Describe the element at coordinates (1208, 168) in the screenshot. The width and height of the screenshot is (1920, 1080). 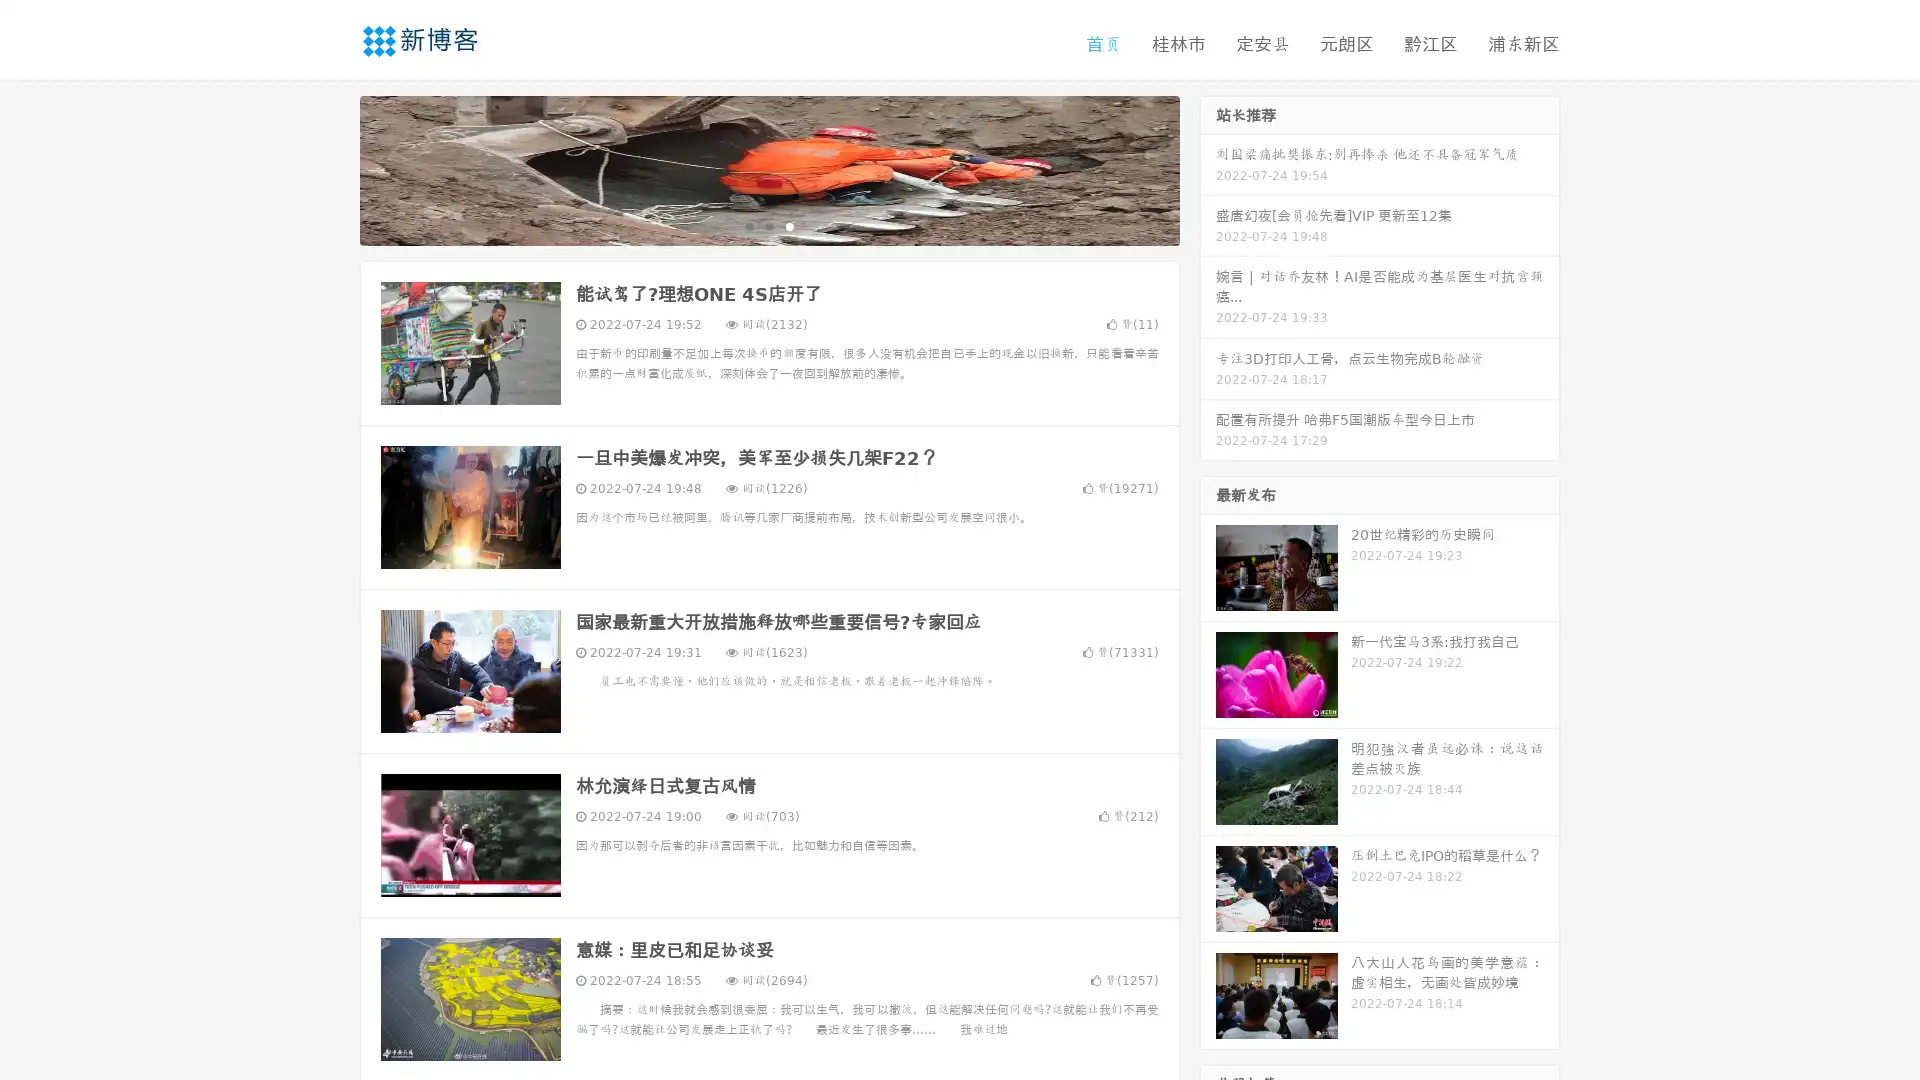
I see `Next slide` at that location.